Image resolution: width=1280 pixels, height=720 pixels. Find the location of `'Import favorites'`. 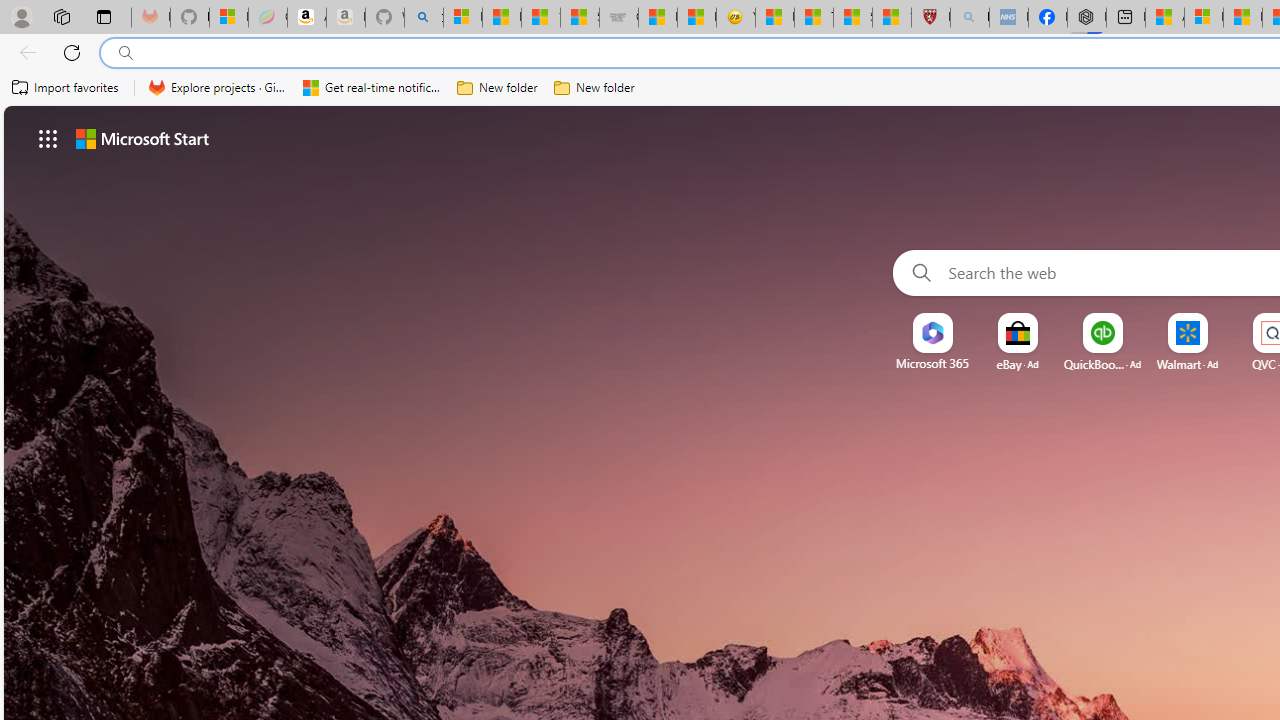

'Import favorites' is located at coordinates (65, 87).